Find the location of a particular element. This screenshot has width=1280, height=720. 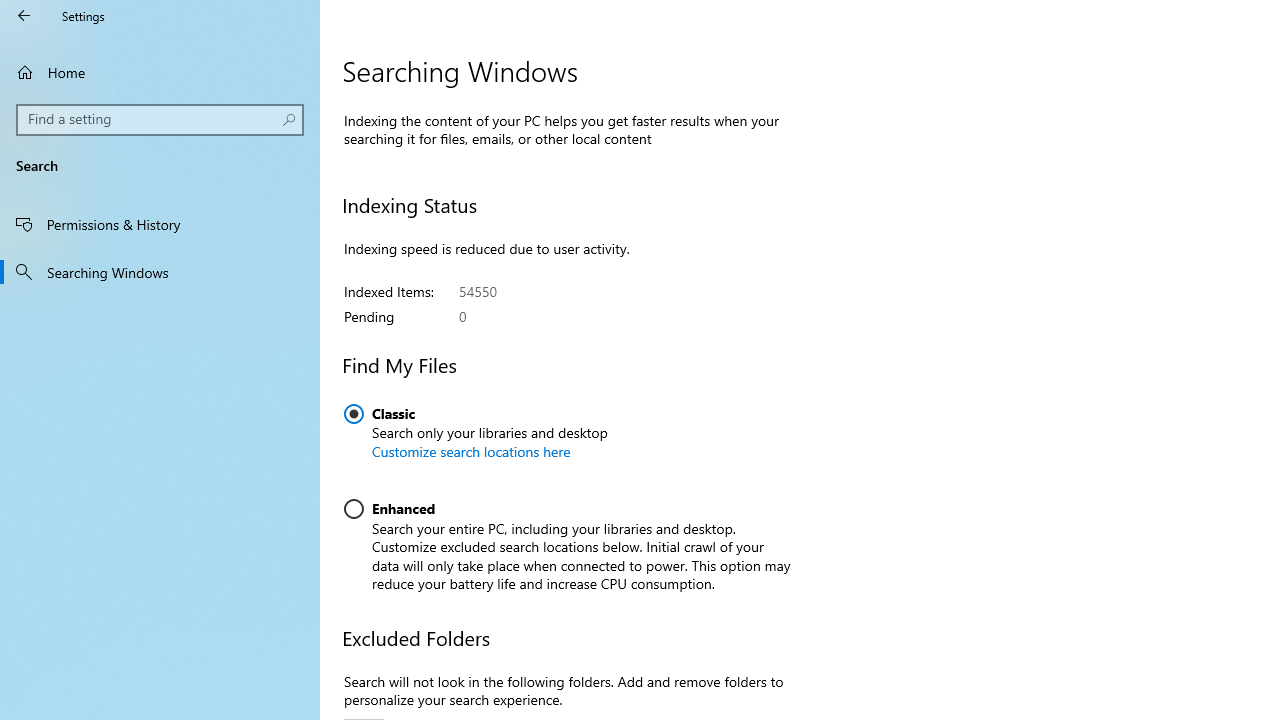

'Search box, Find a setting' is located at coordinates (160, 119).